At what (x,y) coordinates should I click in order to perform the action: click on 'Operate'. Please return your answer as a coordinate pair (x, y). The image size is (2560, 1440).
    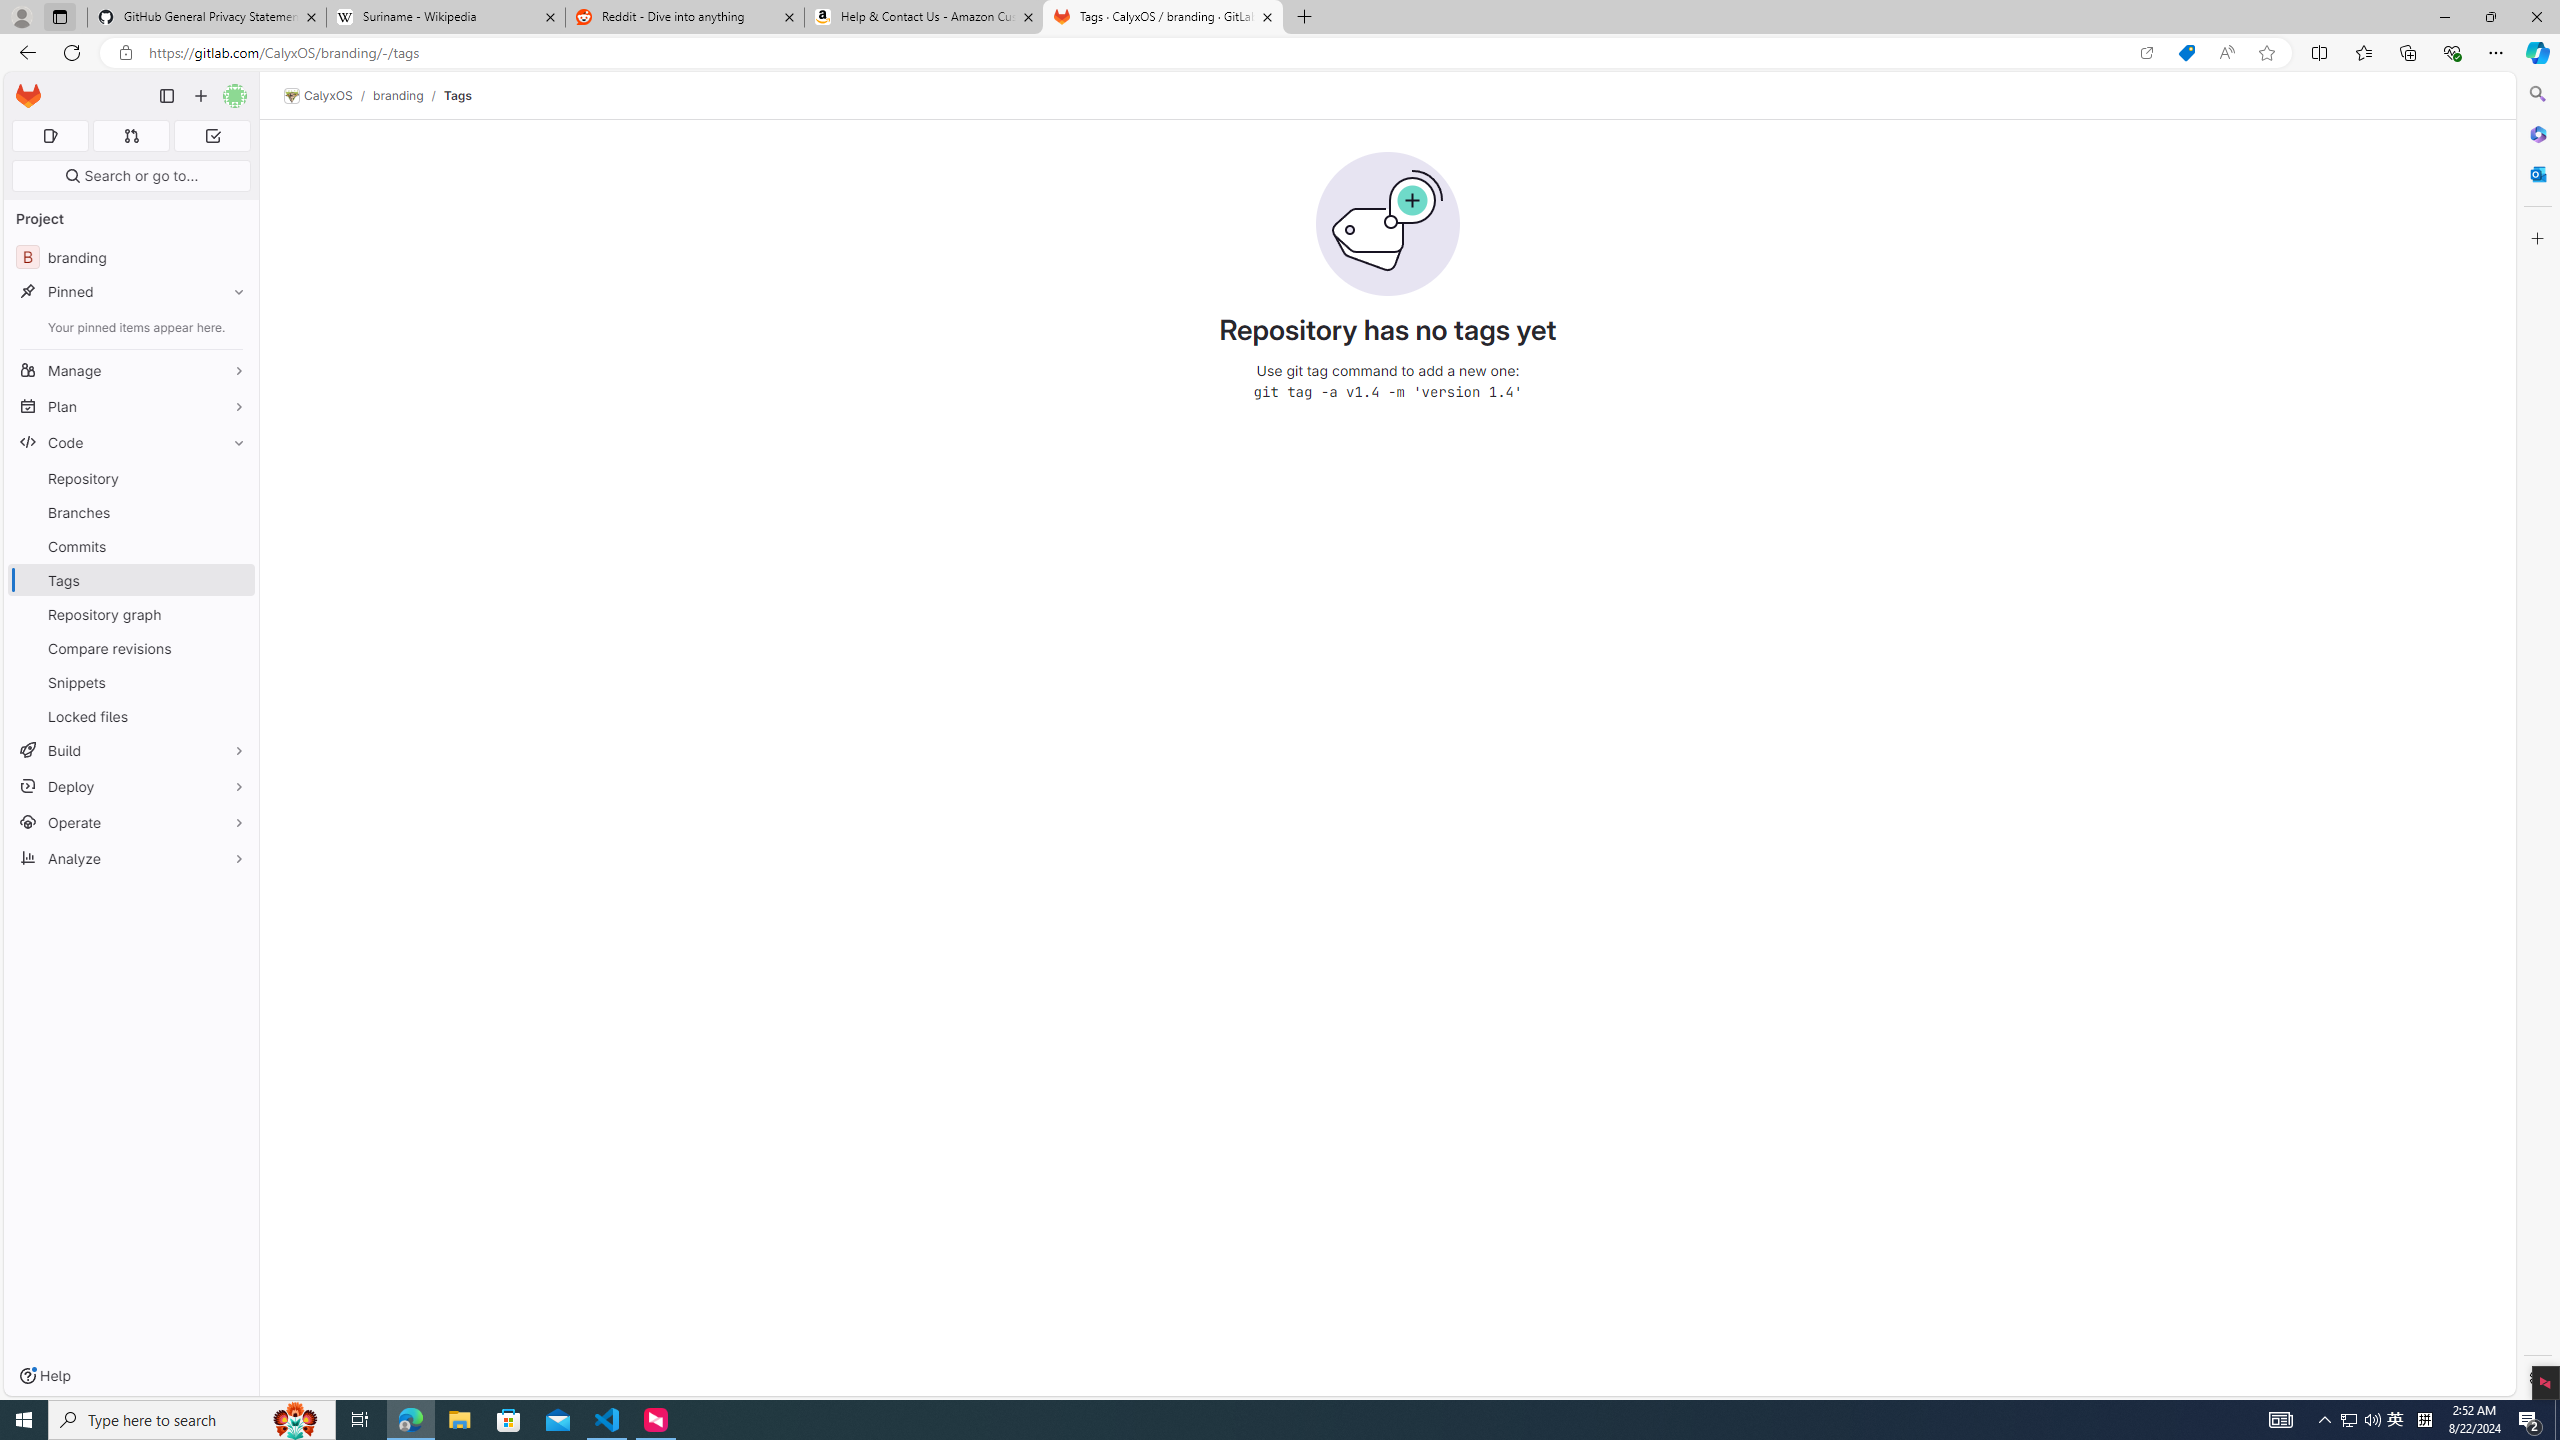
    Looking at the image, I should click on (130, 822).